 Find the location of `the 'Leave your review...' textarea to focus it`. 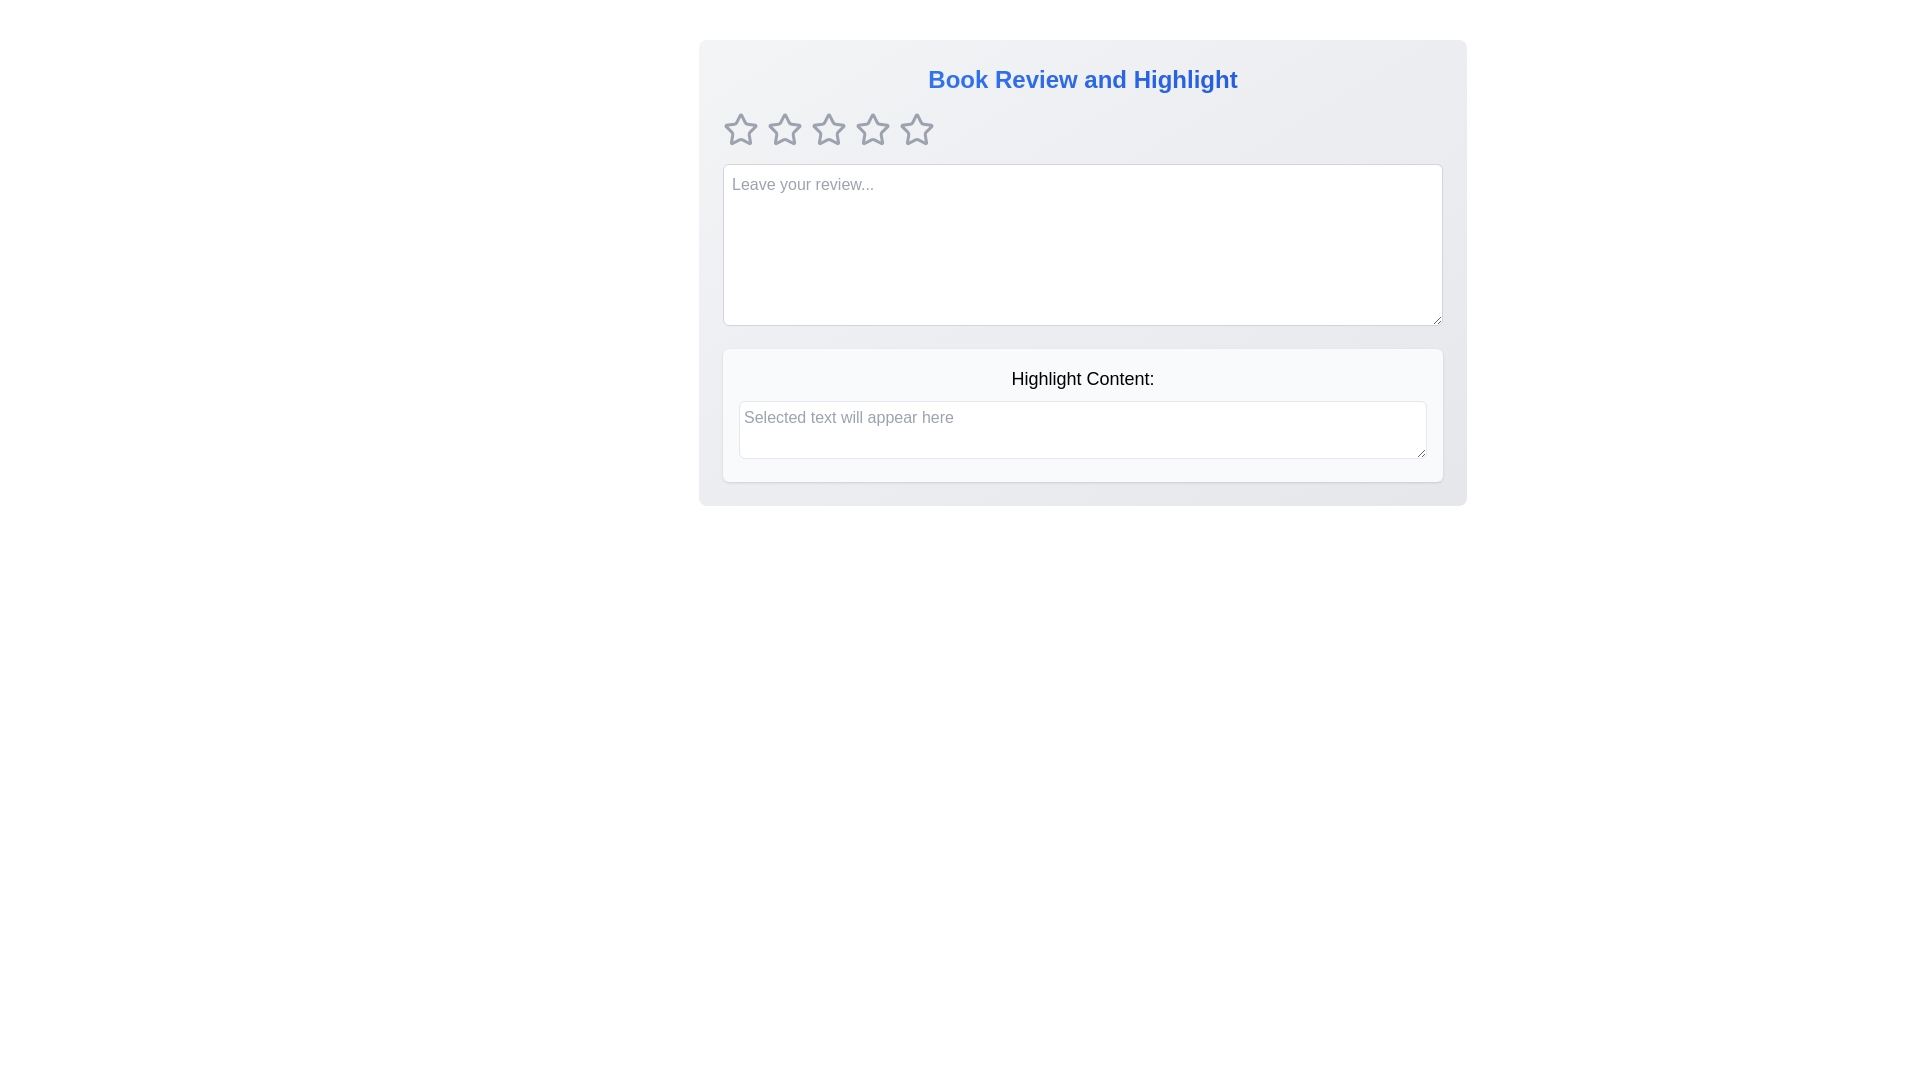

the 'Leave your review...' textarea to focus it is located at coordinates (1082, 244).